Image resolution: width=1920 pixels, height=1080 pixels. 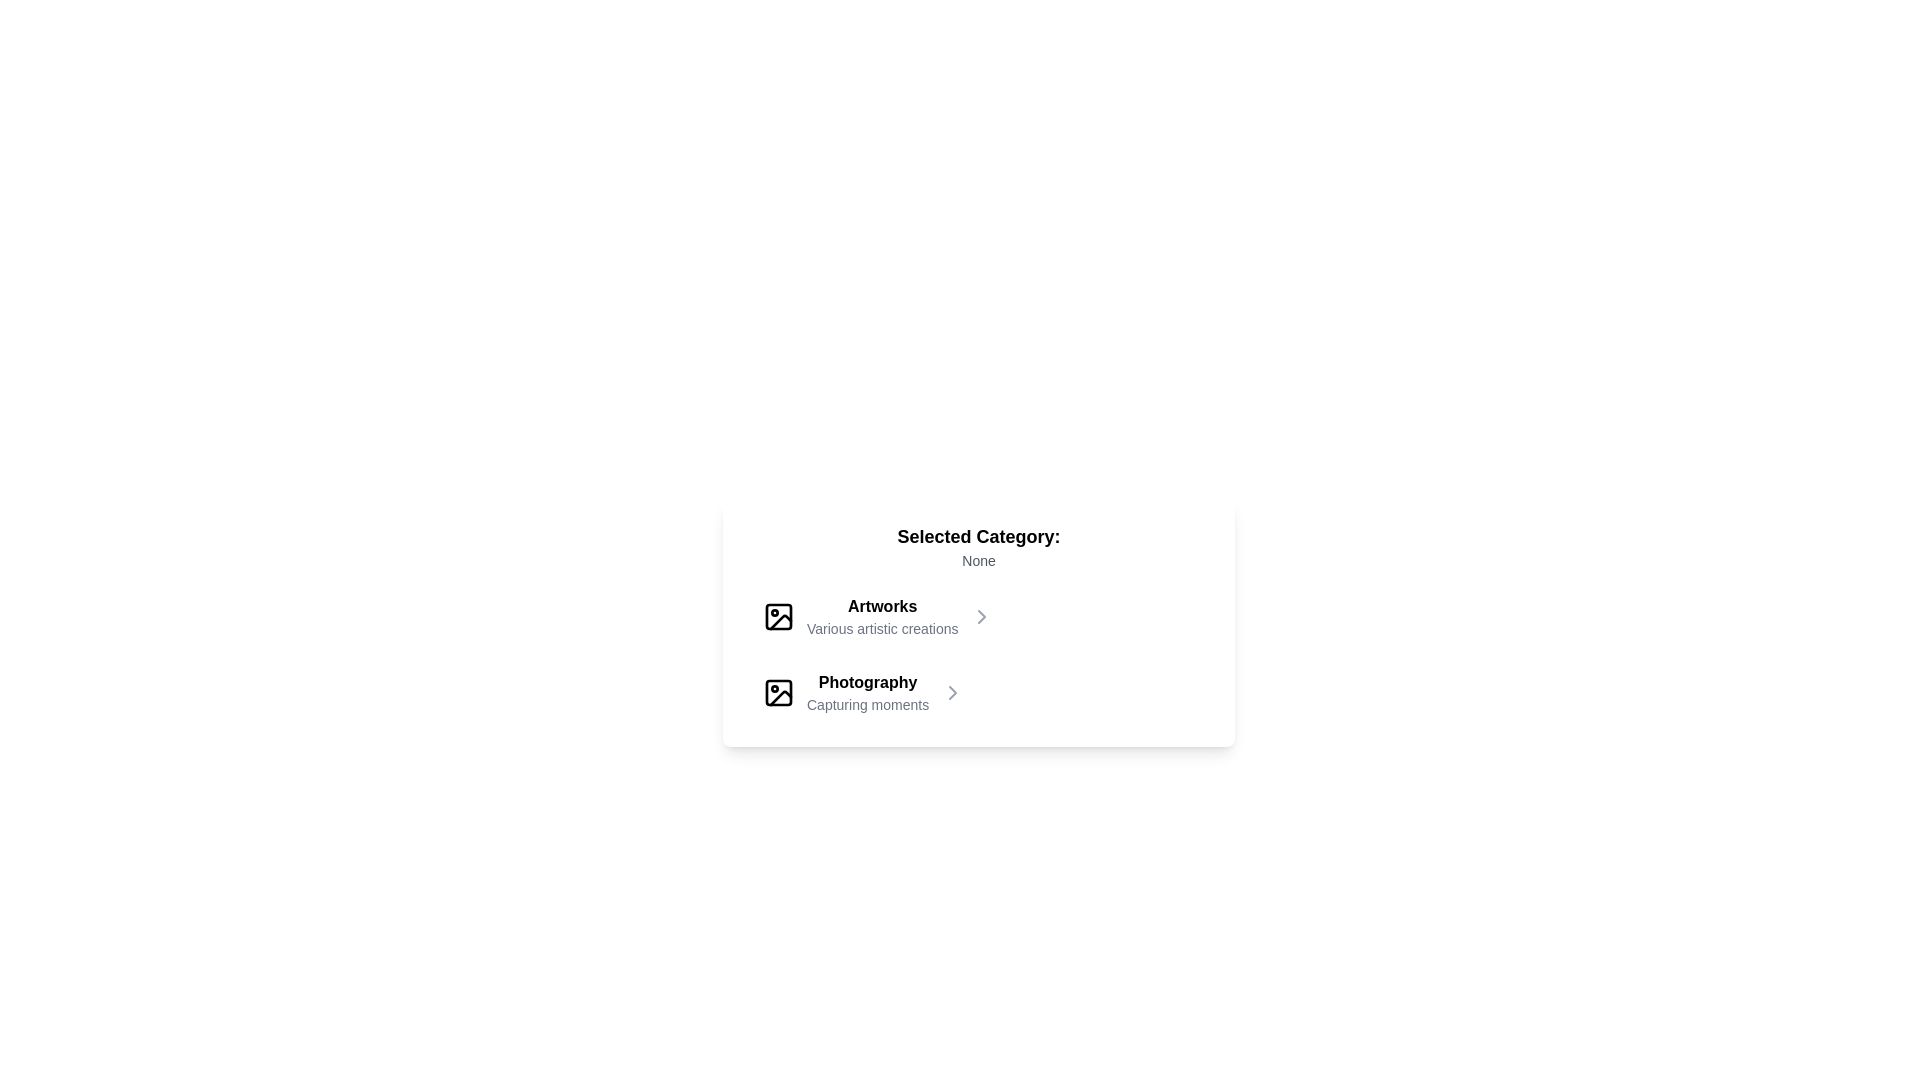 What do you see at coordinates (777, 616) in the screenshot?
I see `the 'Artworks' icon, which is the leftmost icon in the 'Artworks' list item, guiding users to select or navigate to related content` at bounding box center [777, 616].